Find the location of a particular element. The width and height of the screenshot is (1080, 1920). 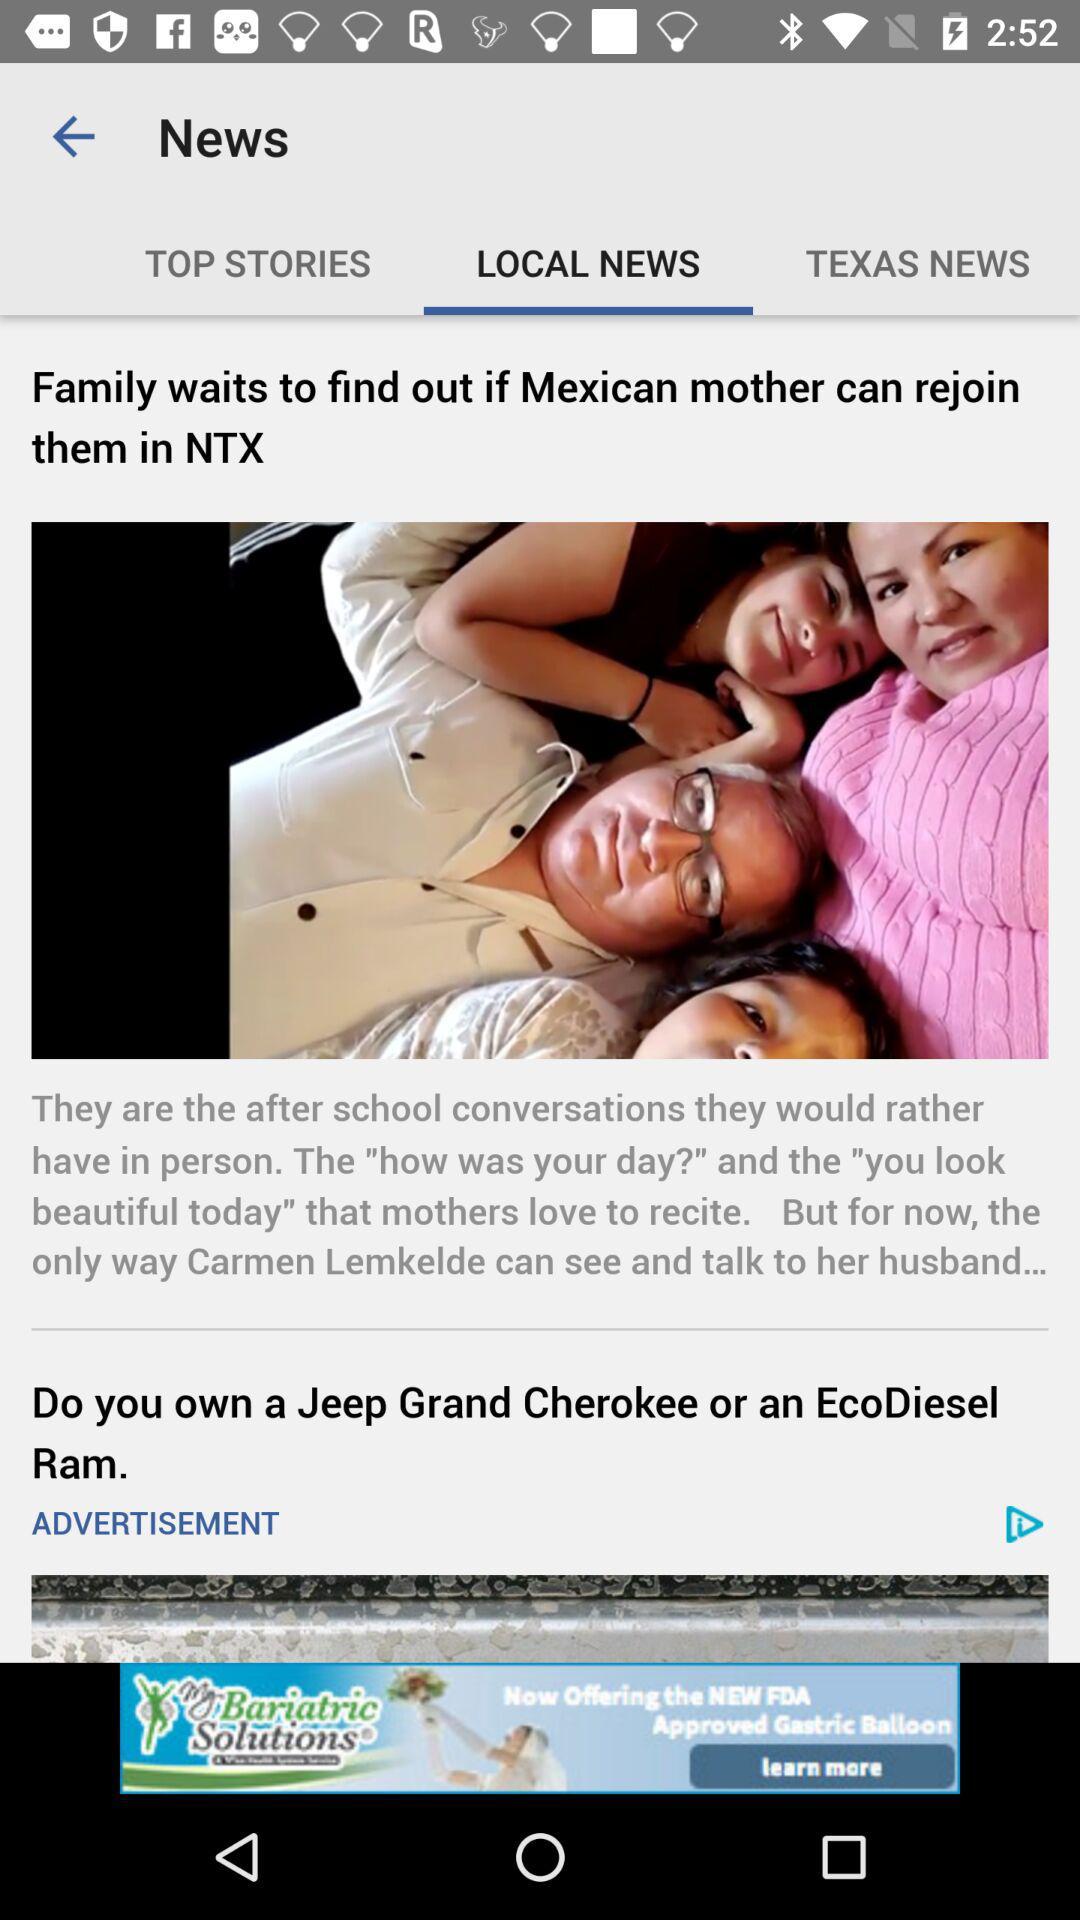

so the advertisement is located at coordinates (540, 1727).